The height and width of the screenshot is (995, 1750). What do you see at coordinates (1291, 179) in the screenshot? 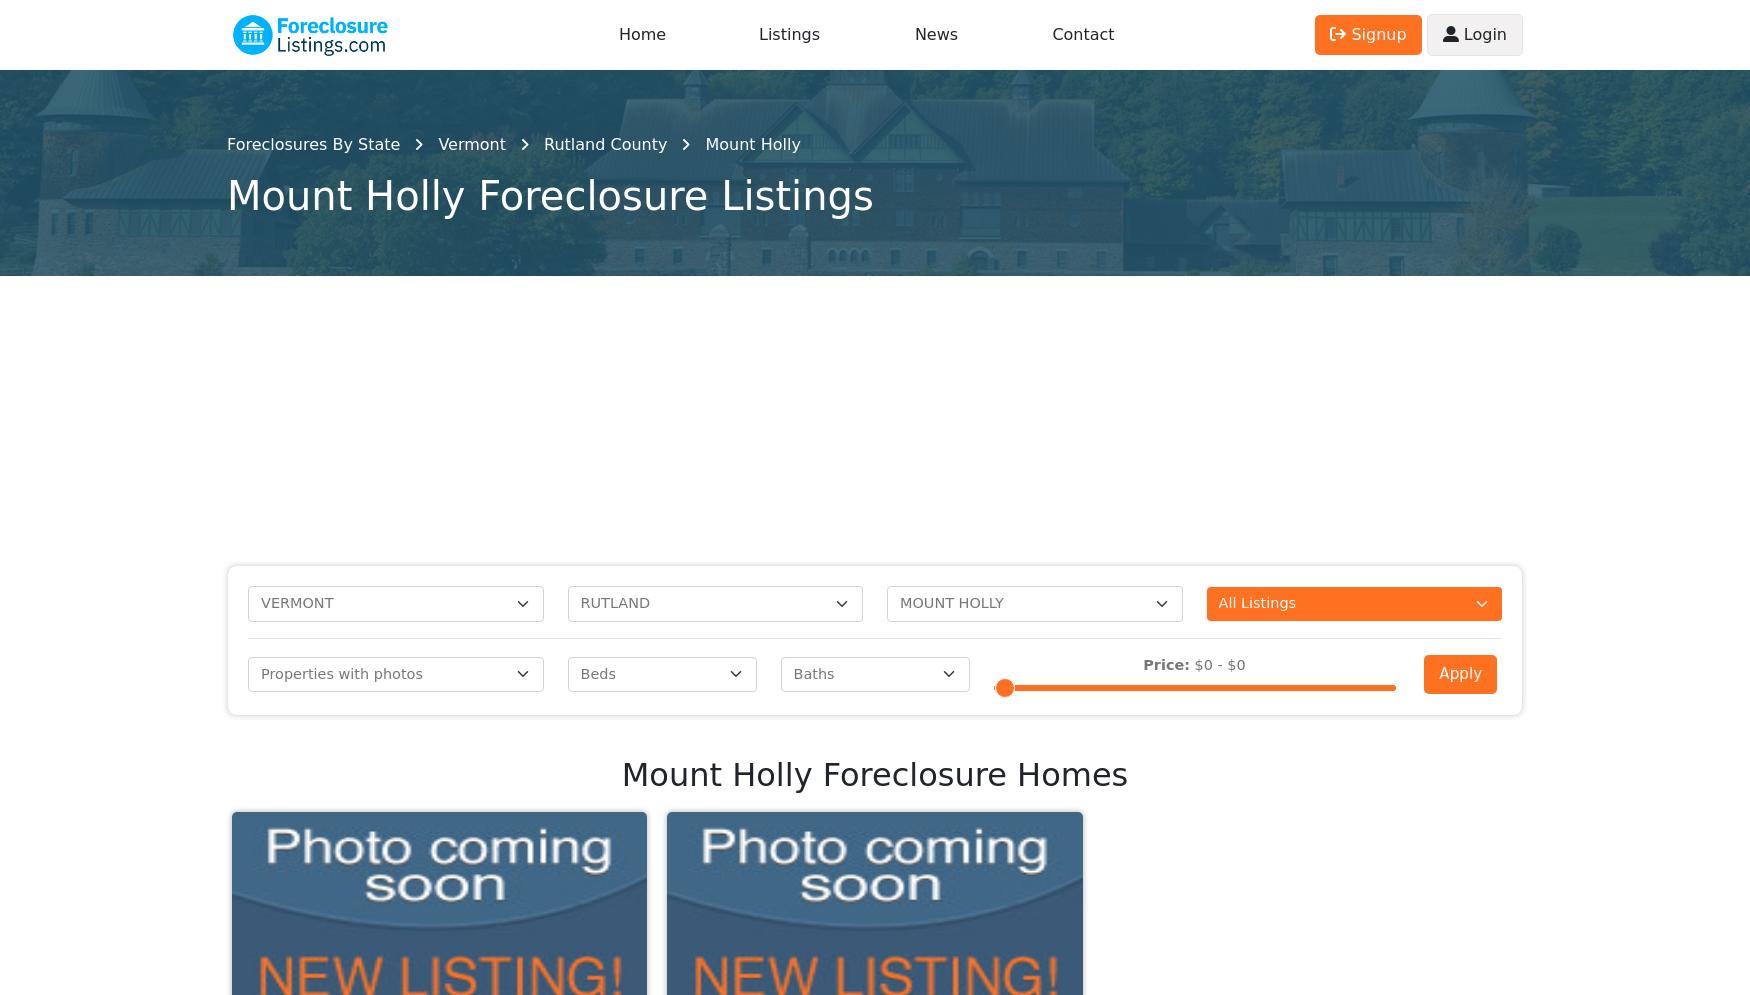
I see `'05701'` at bounding box center [1291, 179].